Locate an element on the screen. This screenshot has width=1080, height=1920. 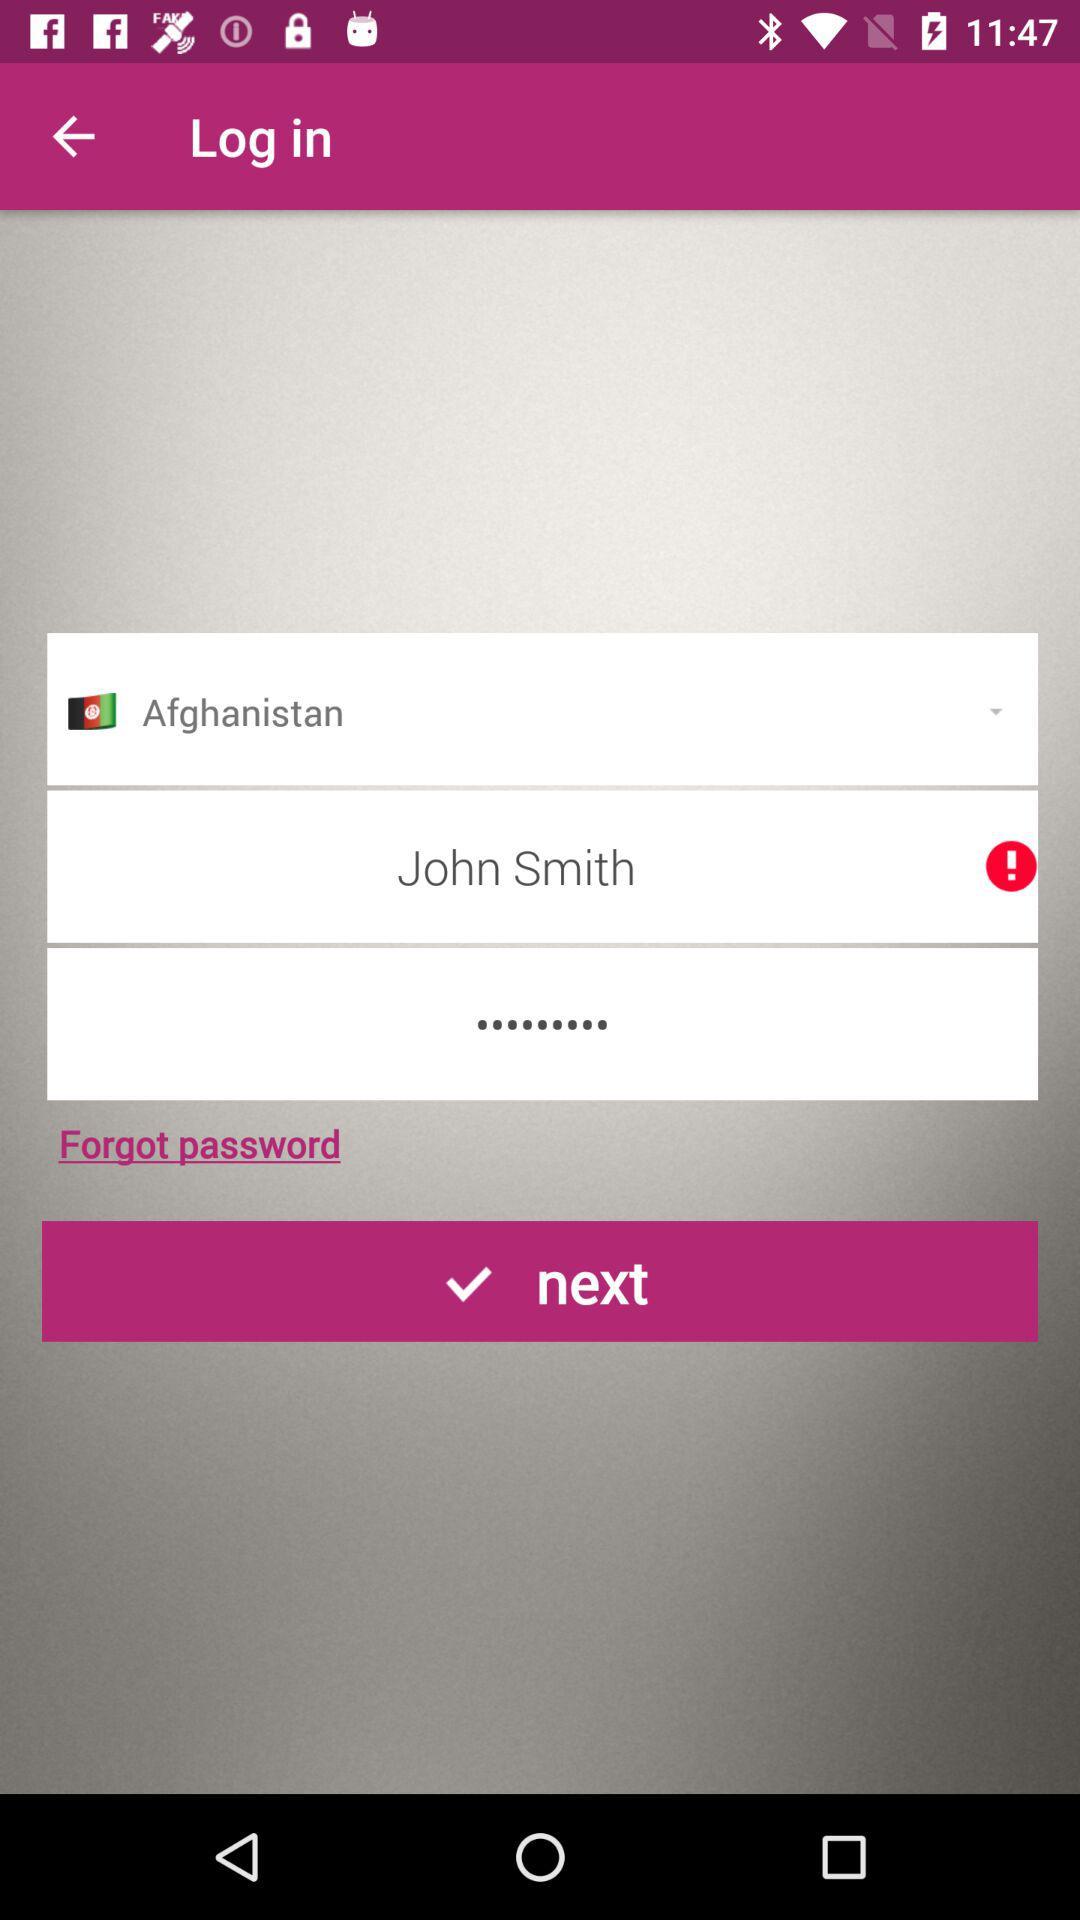
forgot password is located at coordinates (199, 1143).